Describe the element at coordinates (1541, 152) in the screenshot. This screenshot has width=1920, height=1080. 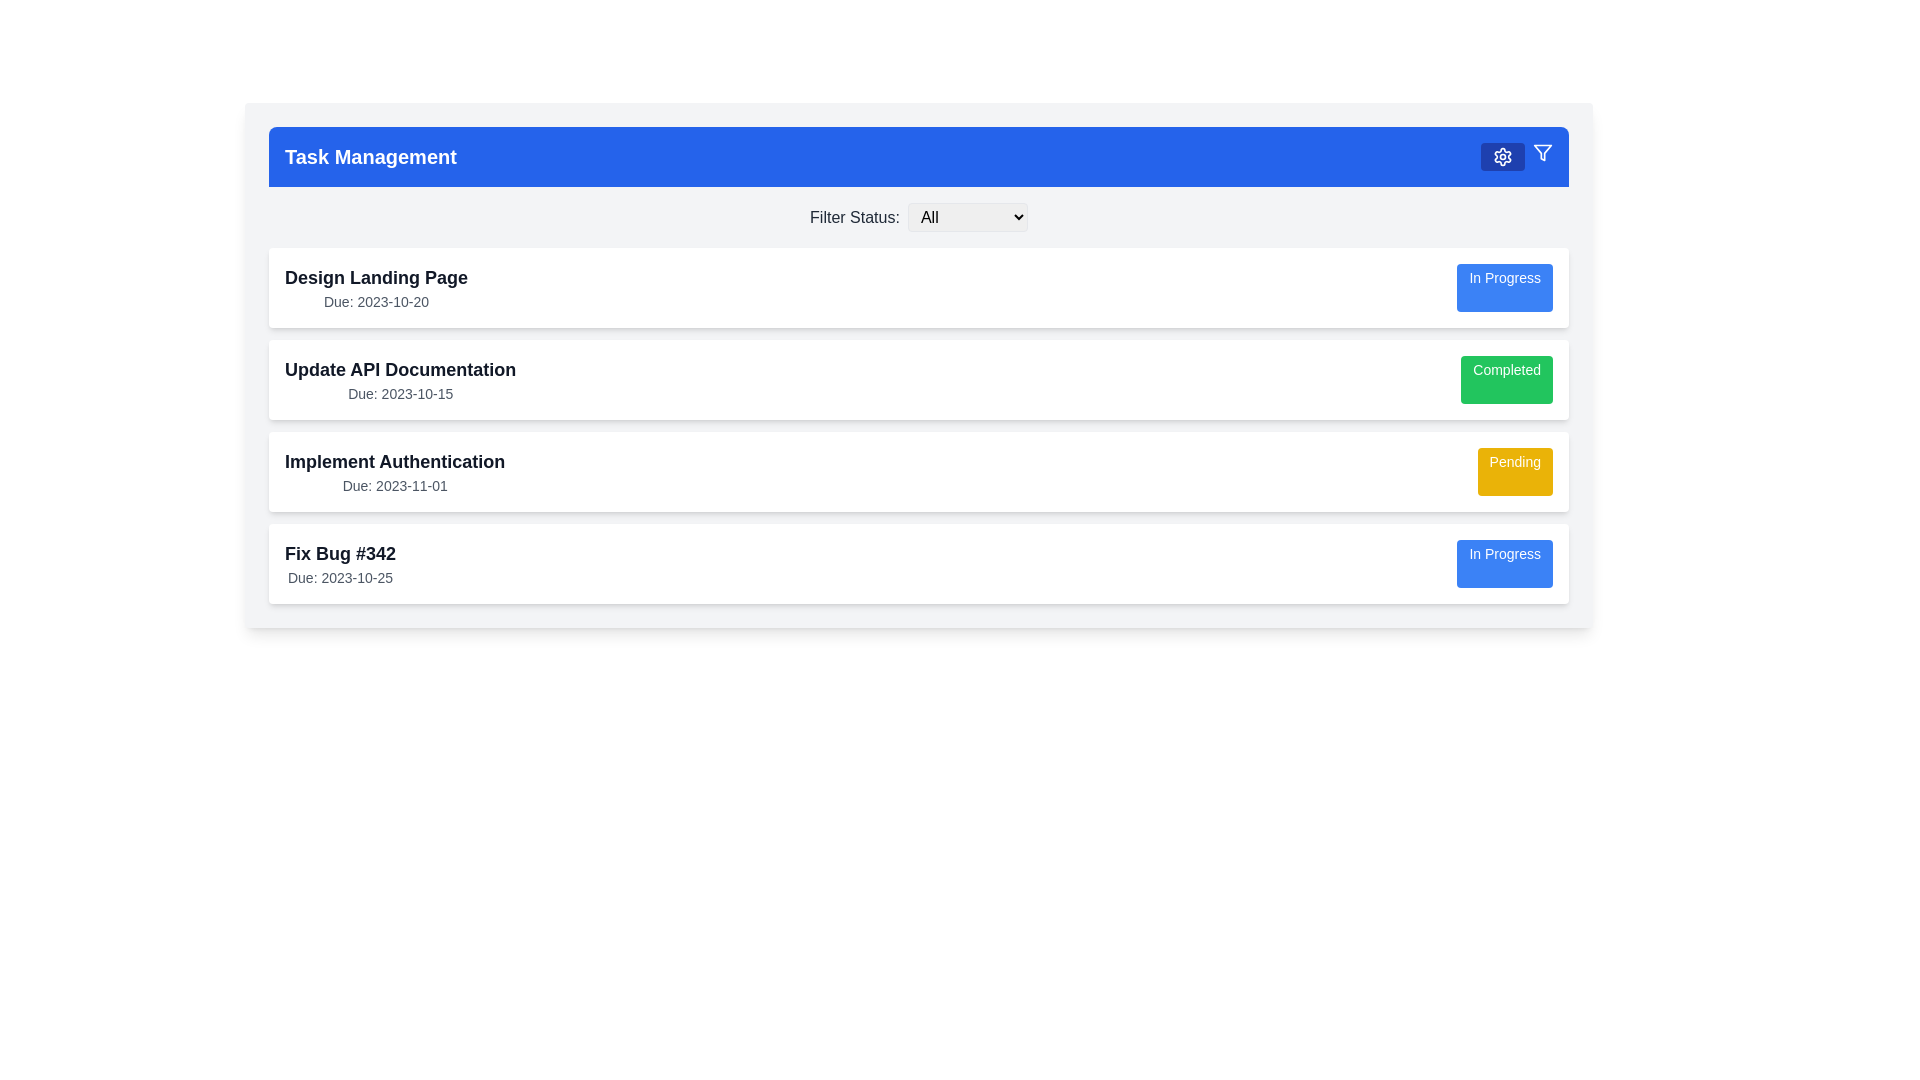
I see `the funnel icon located in the top-right corner of the blue header bar` at that location.